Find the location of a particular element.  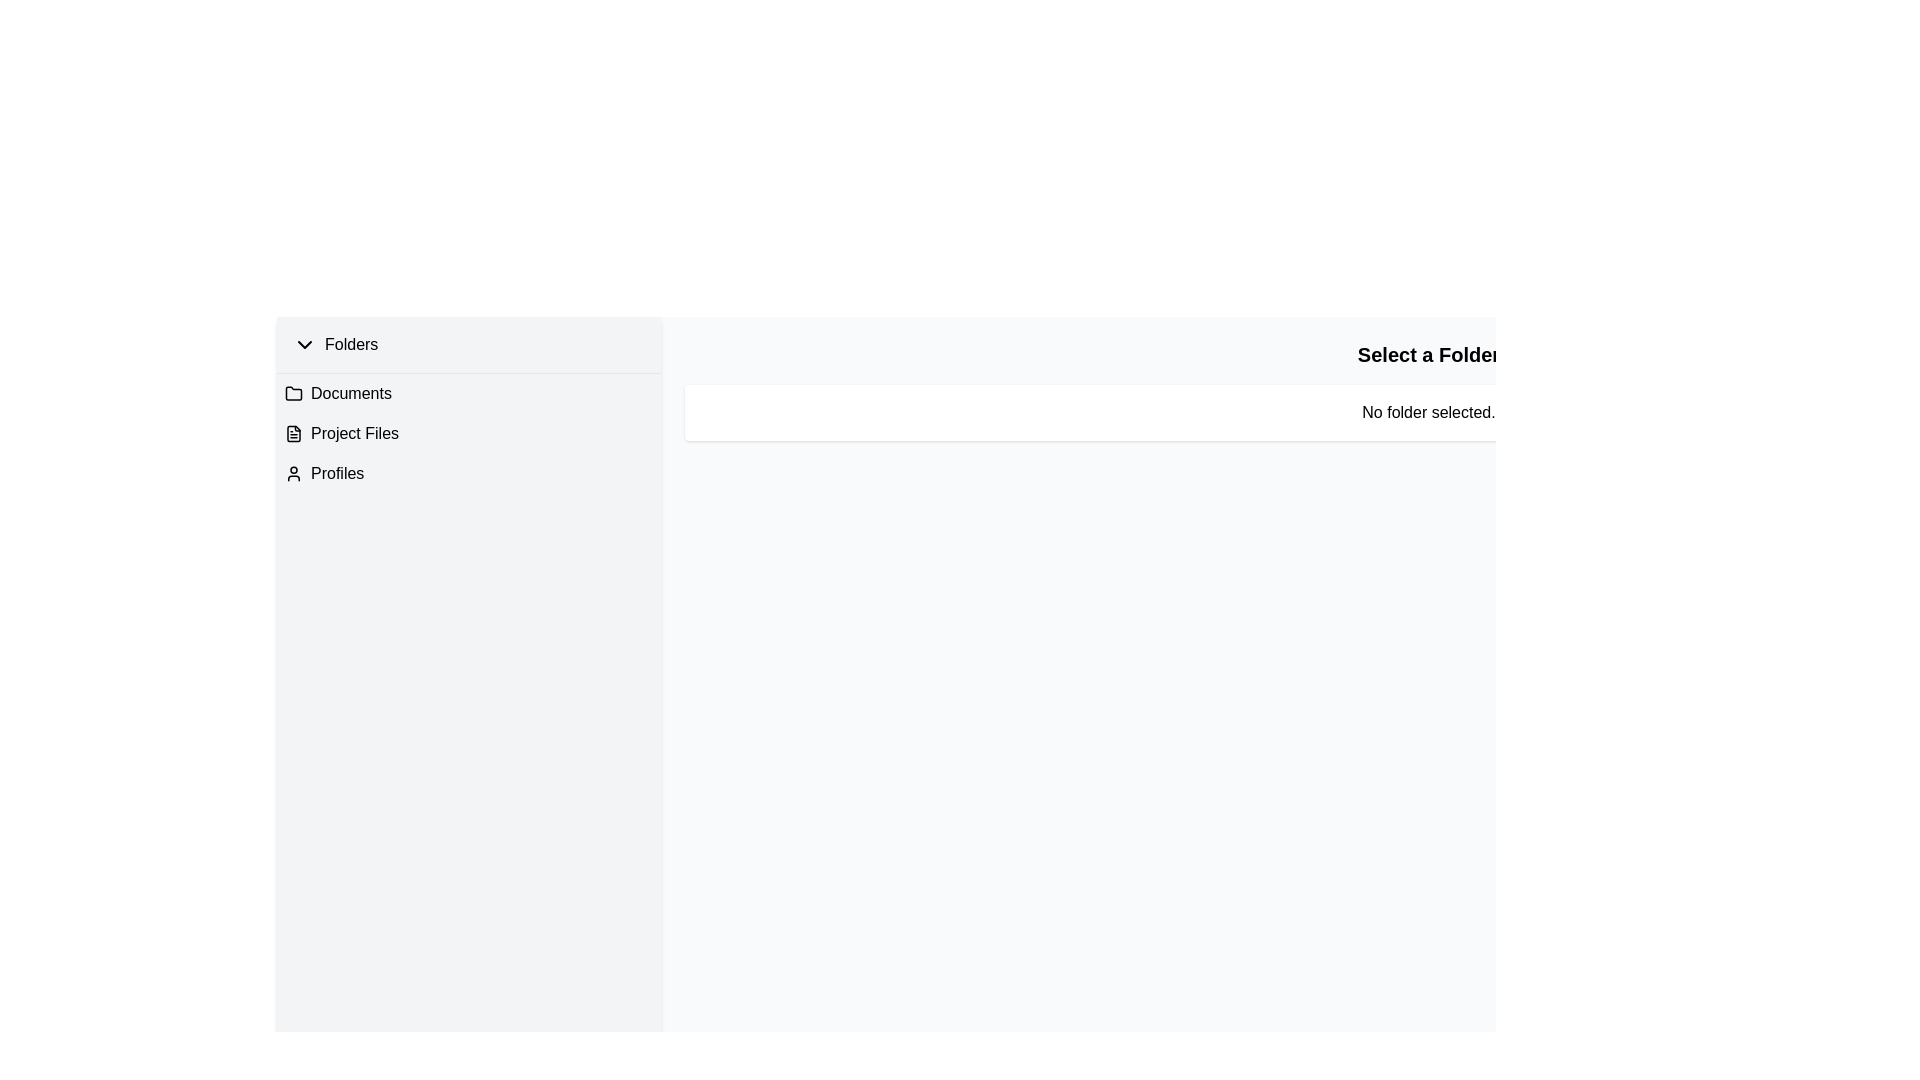

the 'Profiles' text label located in the left-hand panel under the 'Folders' section is located at coordinates (337, 474).